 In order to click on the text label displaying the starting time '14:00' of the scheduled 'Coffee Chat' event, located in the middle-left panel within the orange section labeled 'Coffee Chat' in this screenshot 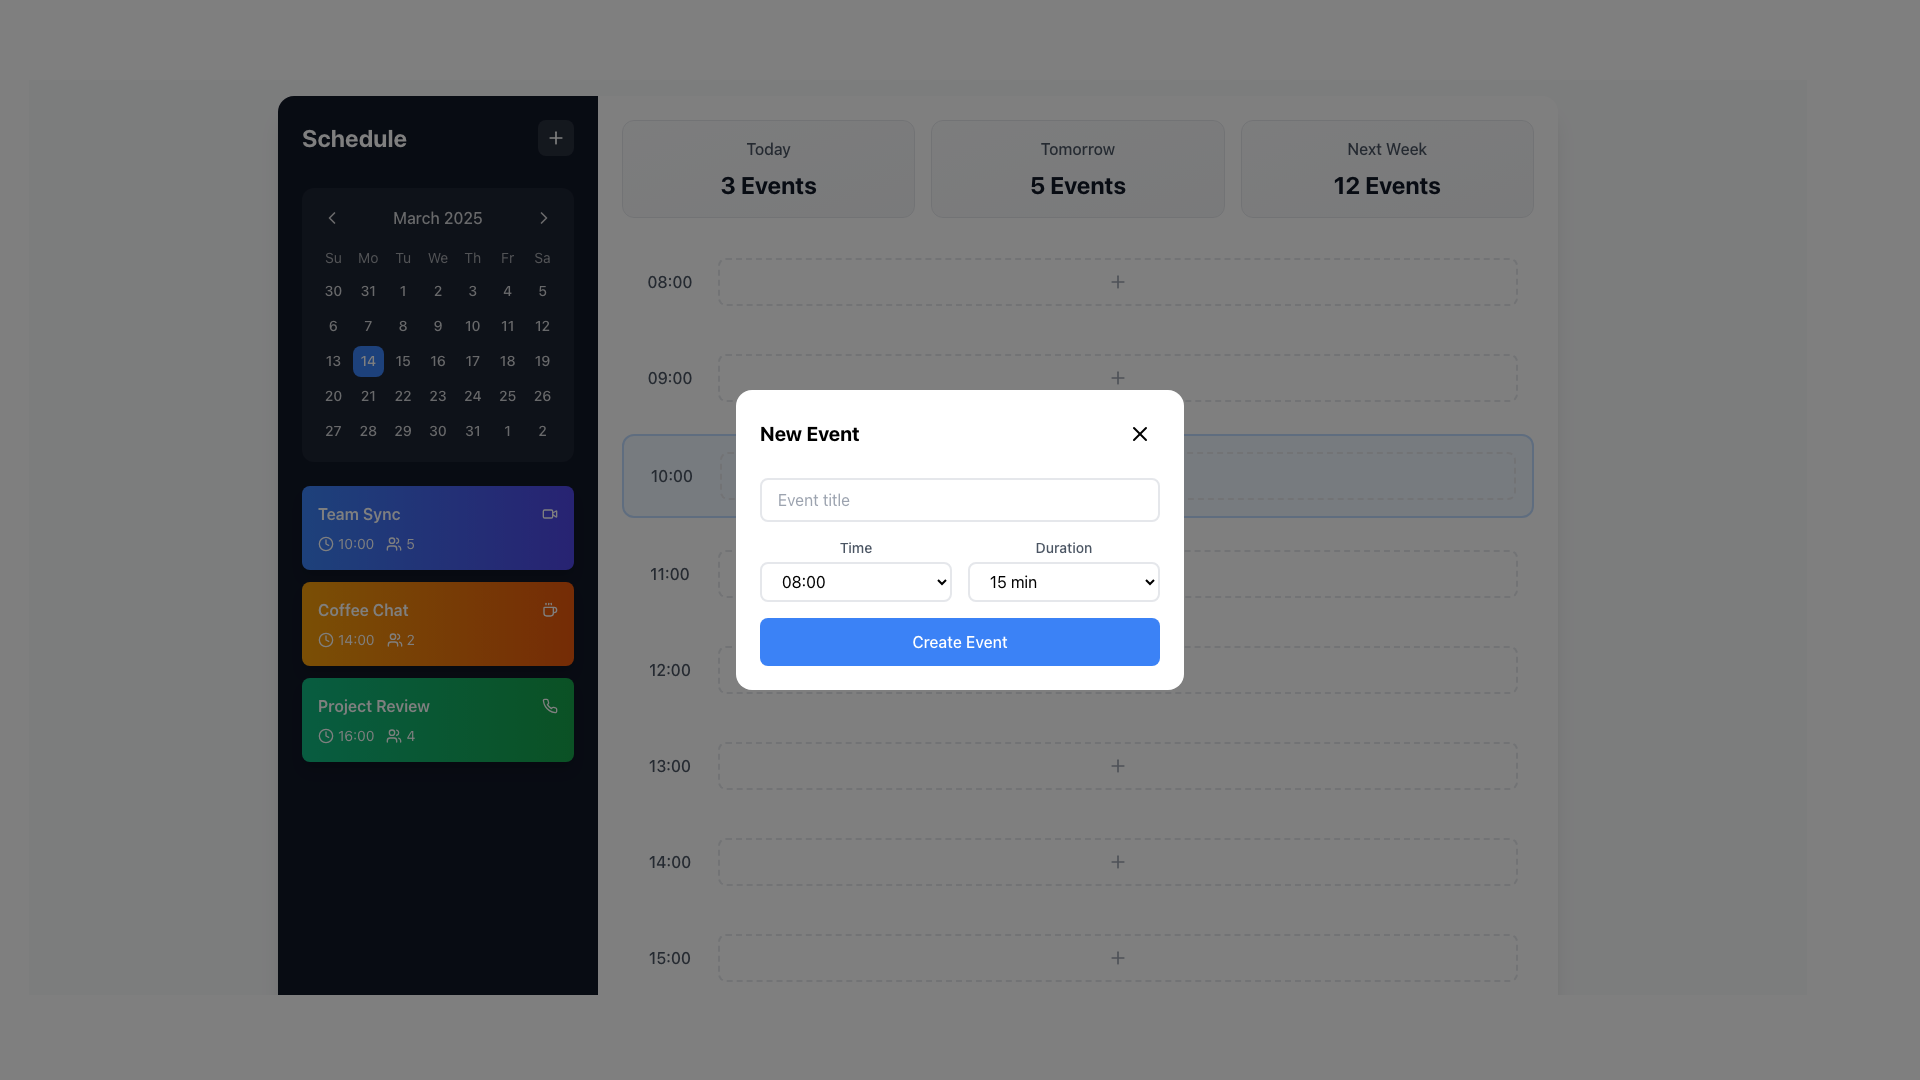, I will do `click(356, 640)`.